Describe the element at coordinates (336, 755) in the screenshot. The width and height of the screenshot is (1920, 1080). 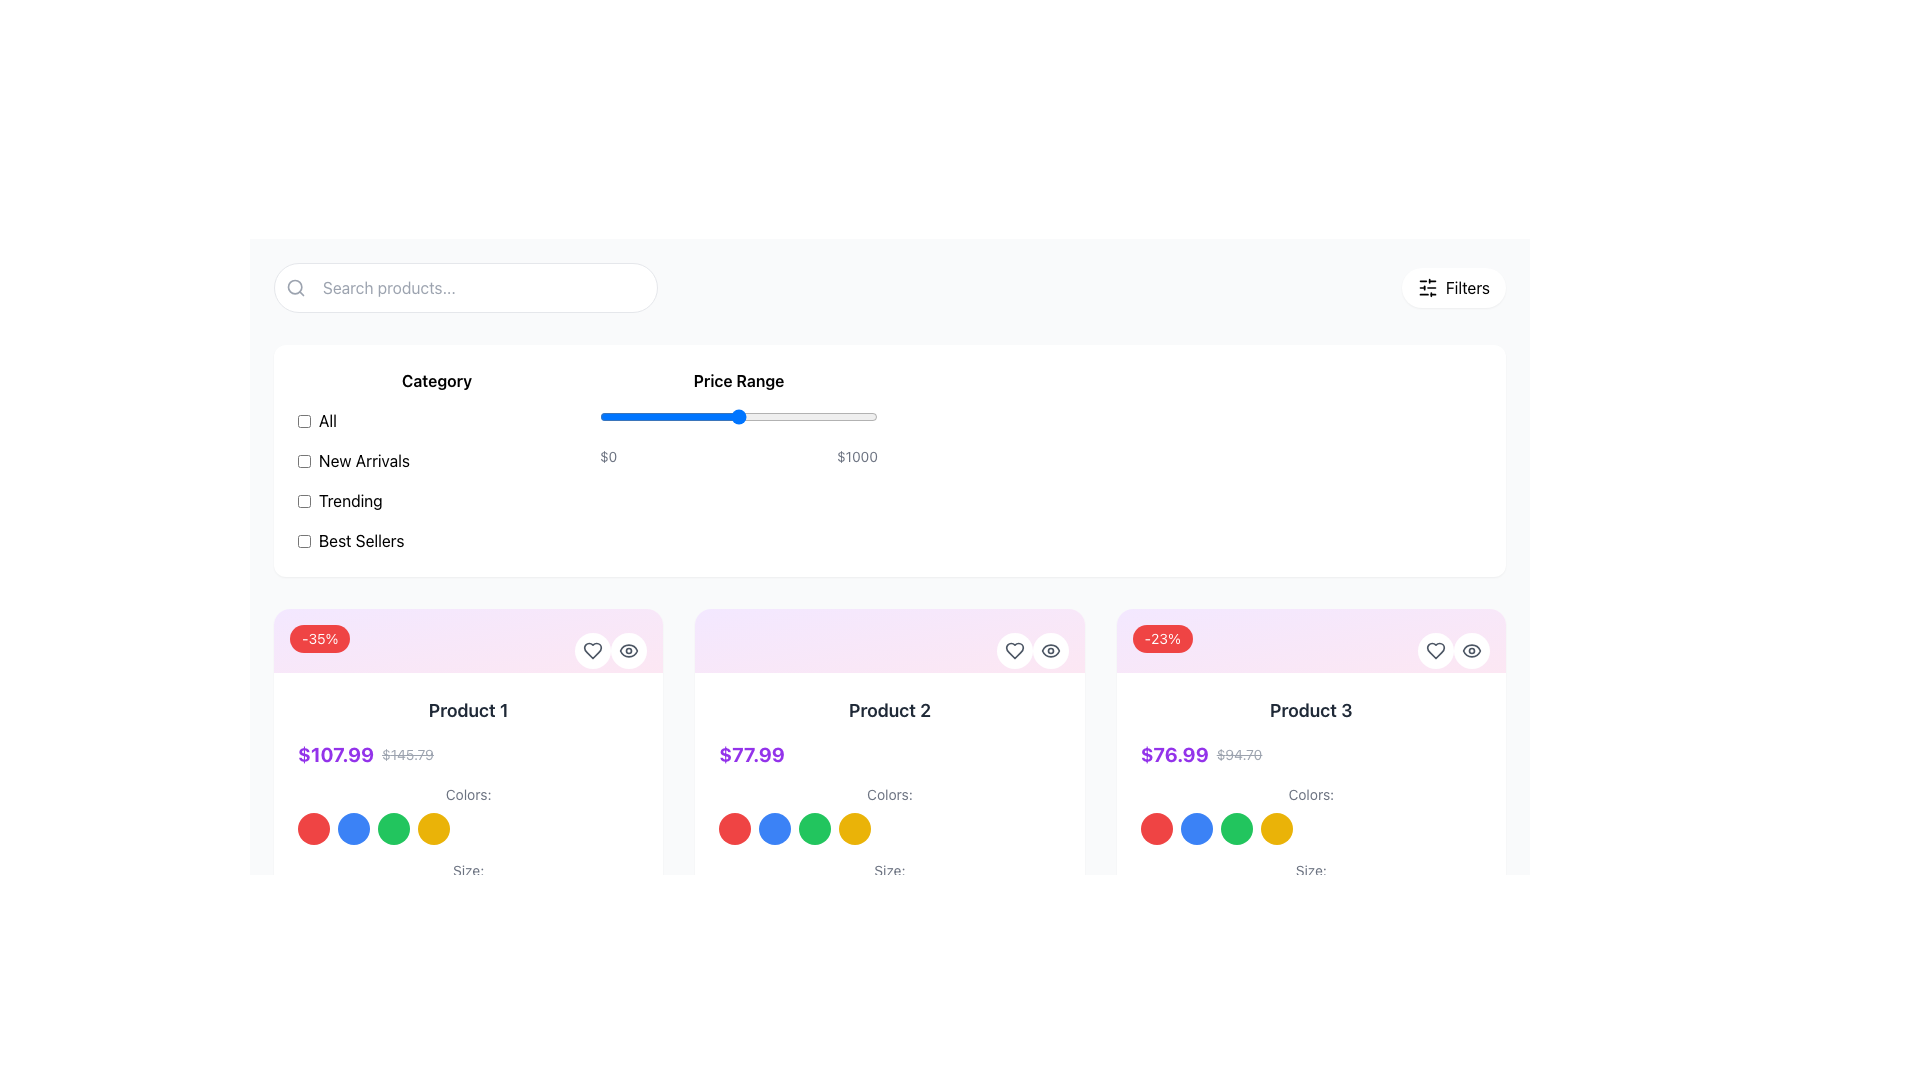
I see `the text label displaying the current price of 'Product 1', which is located in the pricing section of the product card, beneath the product name and above the colors section` at that location.